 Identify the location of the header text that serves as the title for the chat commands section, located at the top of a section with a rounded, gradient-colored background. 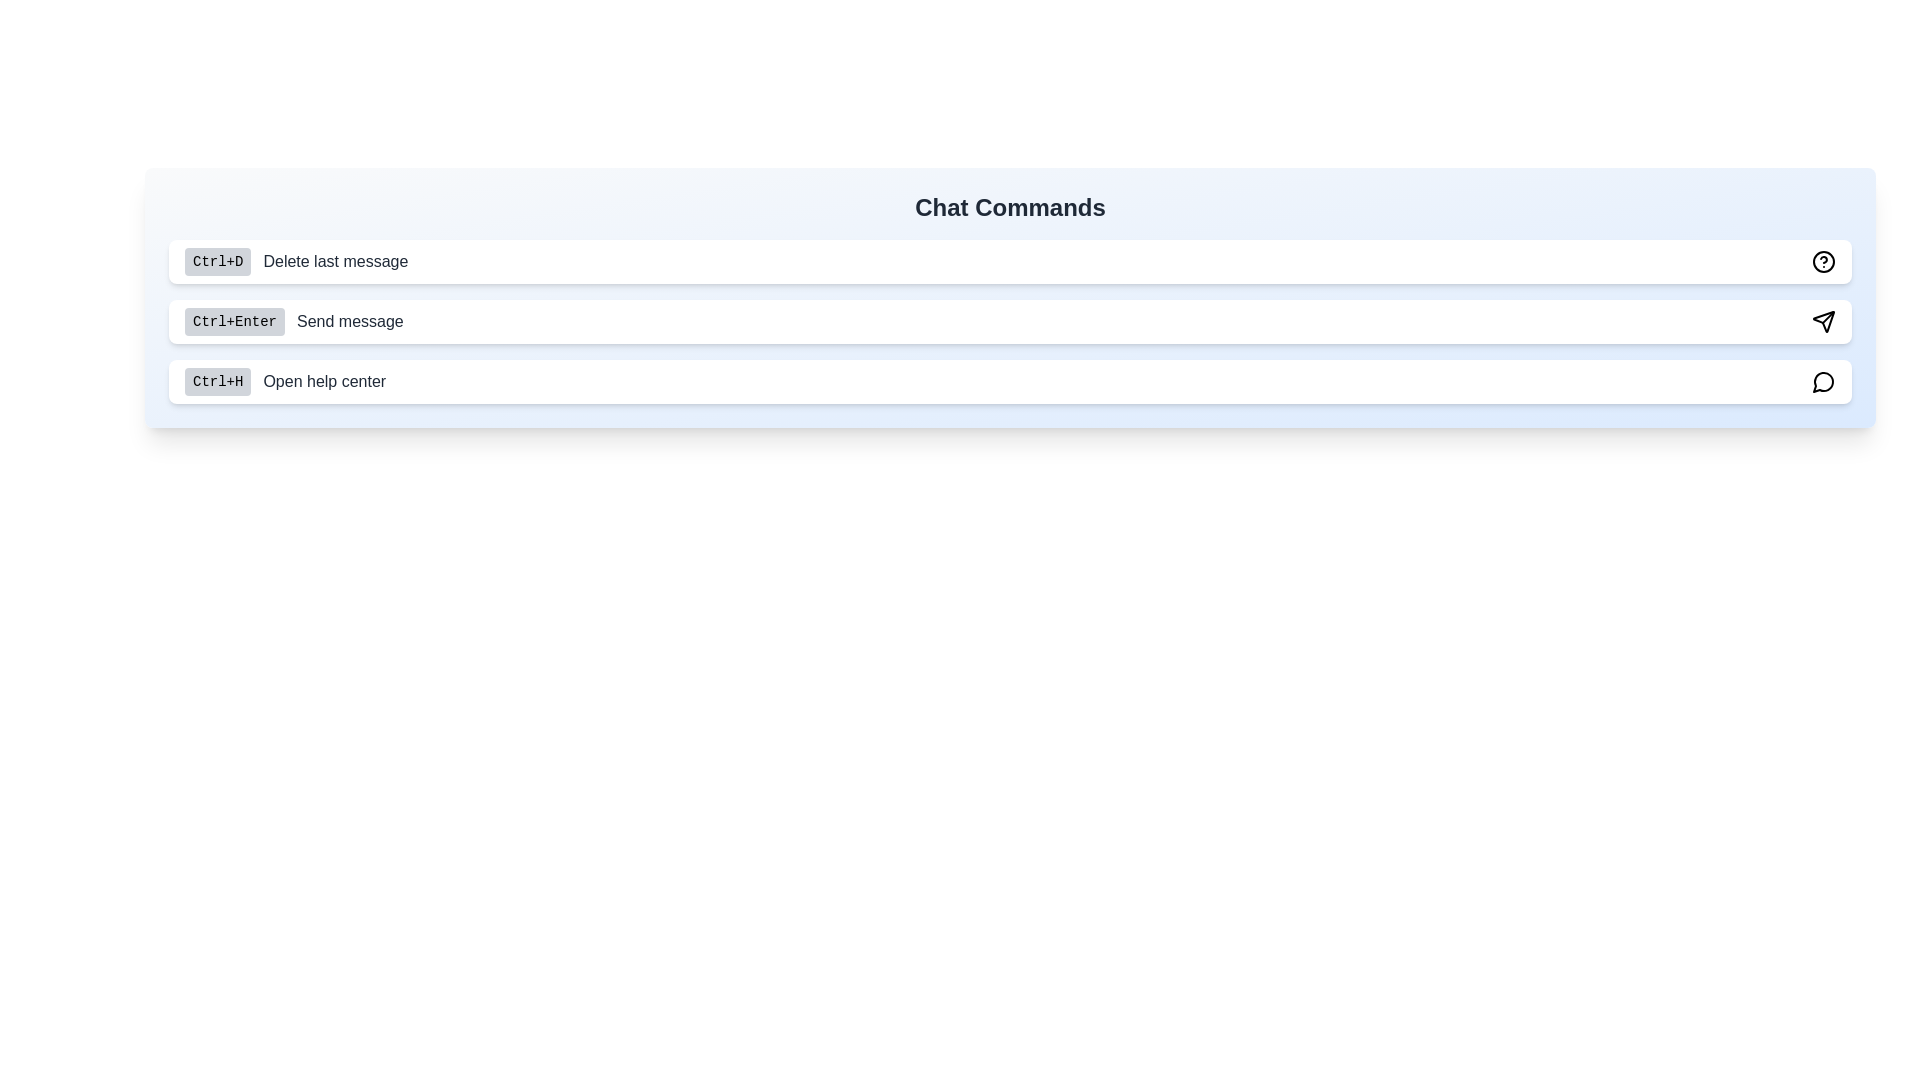
(1010, 208).